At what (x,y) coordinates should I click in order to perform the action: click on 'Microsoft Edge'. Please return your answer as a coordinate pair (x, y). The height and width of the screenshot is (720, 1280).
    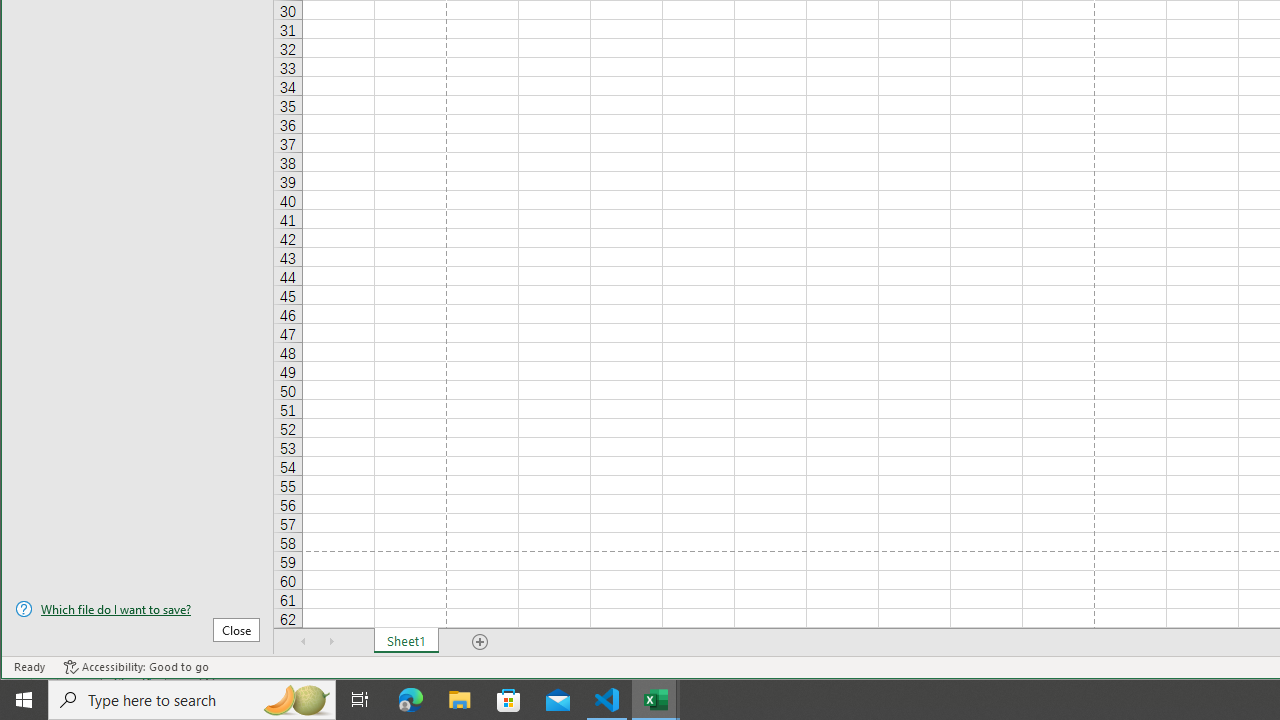
    Looking at the image, I should click on (410, 698).